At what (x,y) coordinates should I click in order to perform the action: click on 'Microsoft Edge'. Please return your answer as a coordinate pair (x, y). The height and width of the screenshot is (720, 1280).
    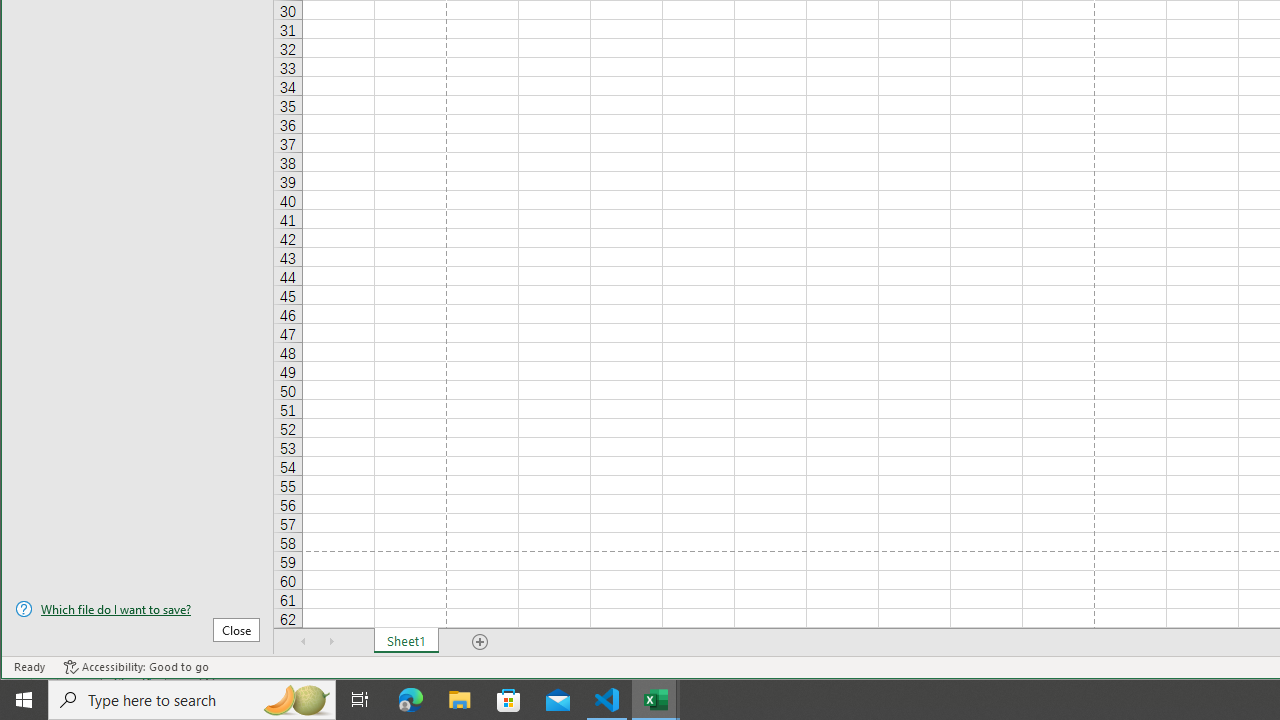
    Looking at the image, I should click on (410, 698).